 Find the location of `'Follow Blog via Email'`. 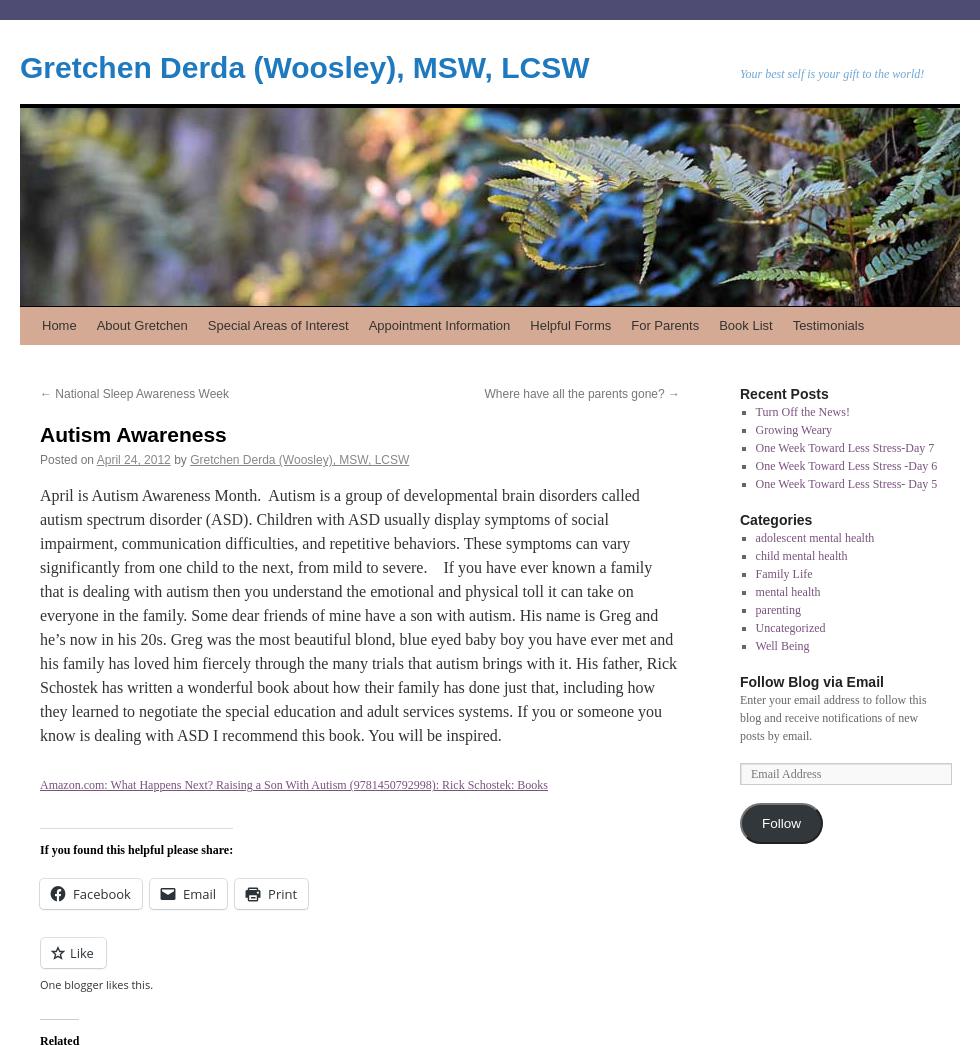

'Follow Blog via Email' is located at coordinates (811, 681).